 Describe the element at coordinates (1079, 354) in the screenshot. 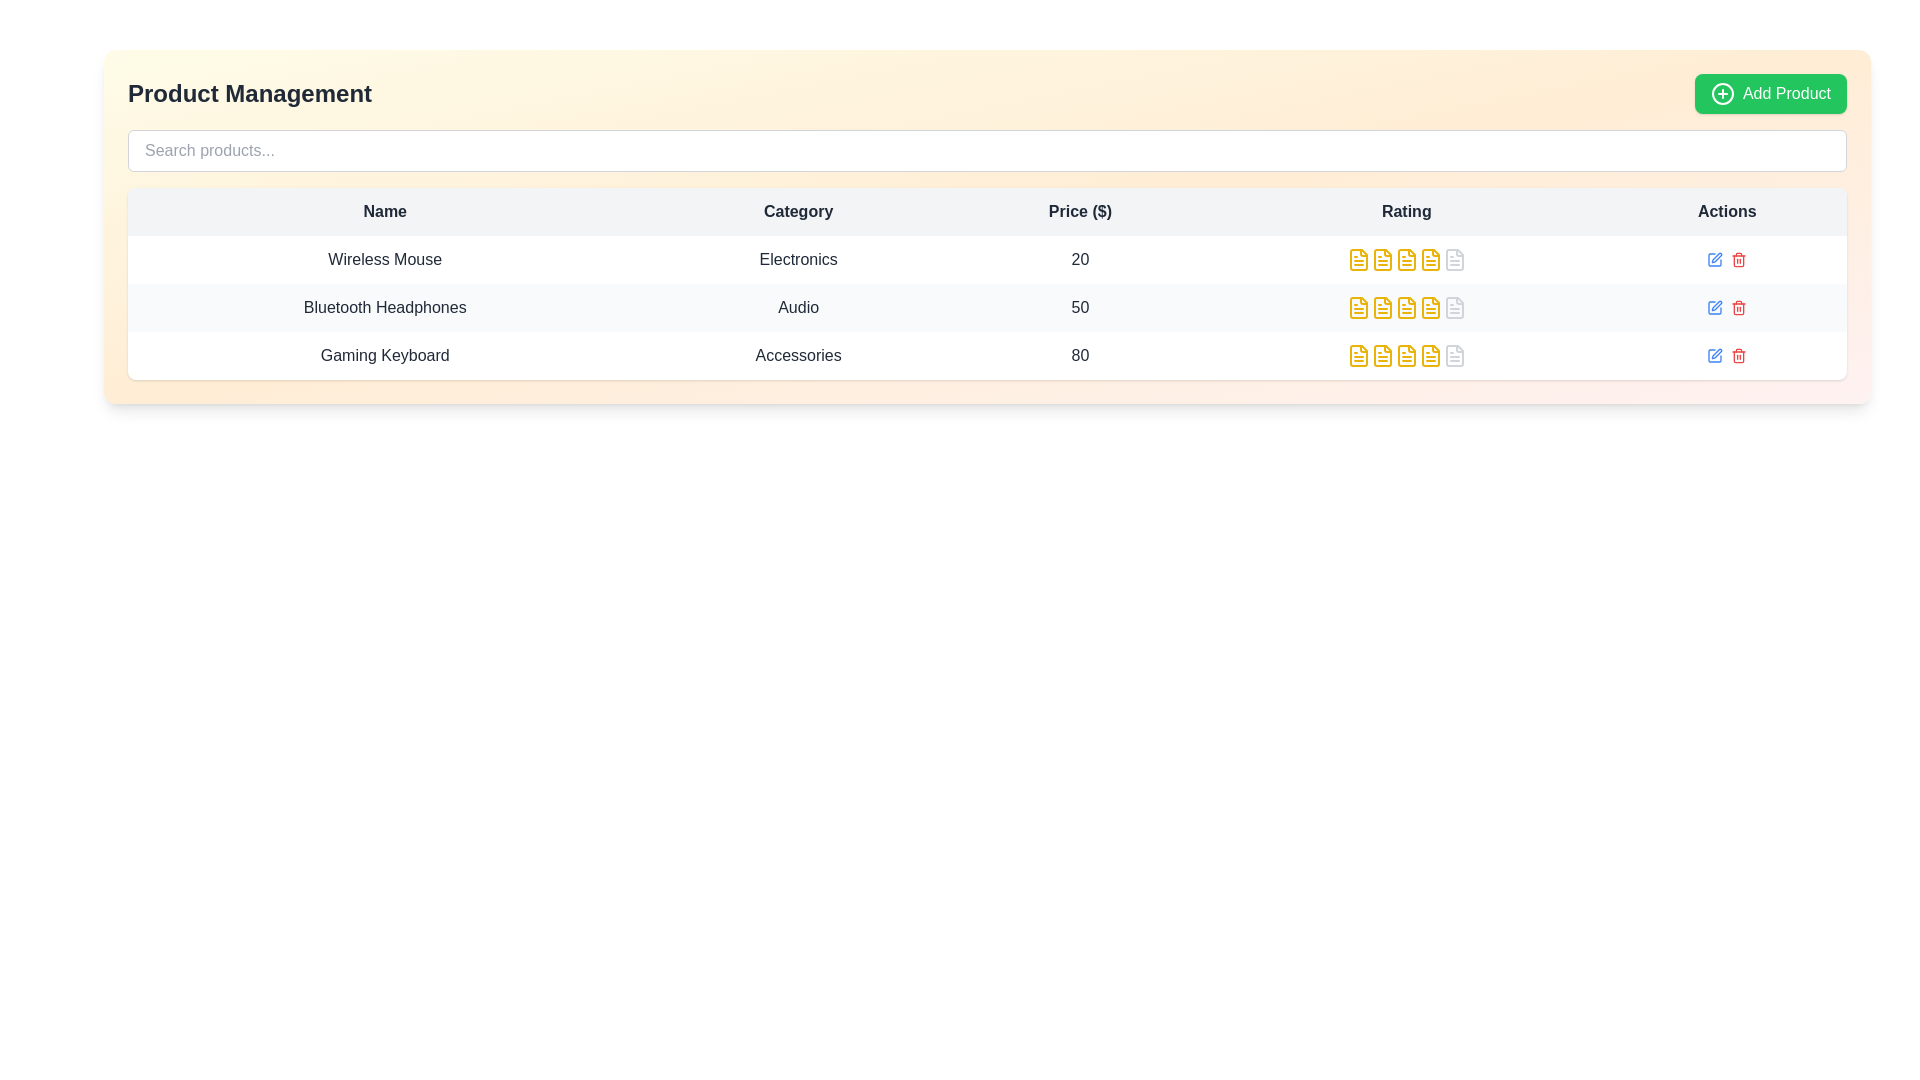

I see `price value for the product 'Gaming Keyboard' from the text label located in the third row of the table under the 'Price ($)' column` at that location.